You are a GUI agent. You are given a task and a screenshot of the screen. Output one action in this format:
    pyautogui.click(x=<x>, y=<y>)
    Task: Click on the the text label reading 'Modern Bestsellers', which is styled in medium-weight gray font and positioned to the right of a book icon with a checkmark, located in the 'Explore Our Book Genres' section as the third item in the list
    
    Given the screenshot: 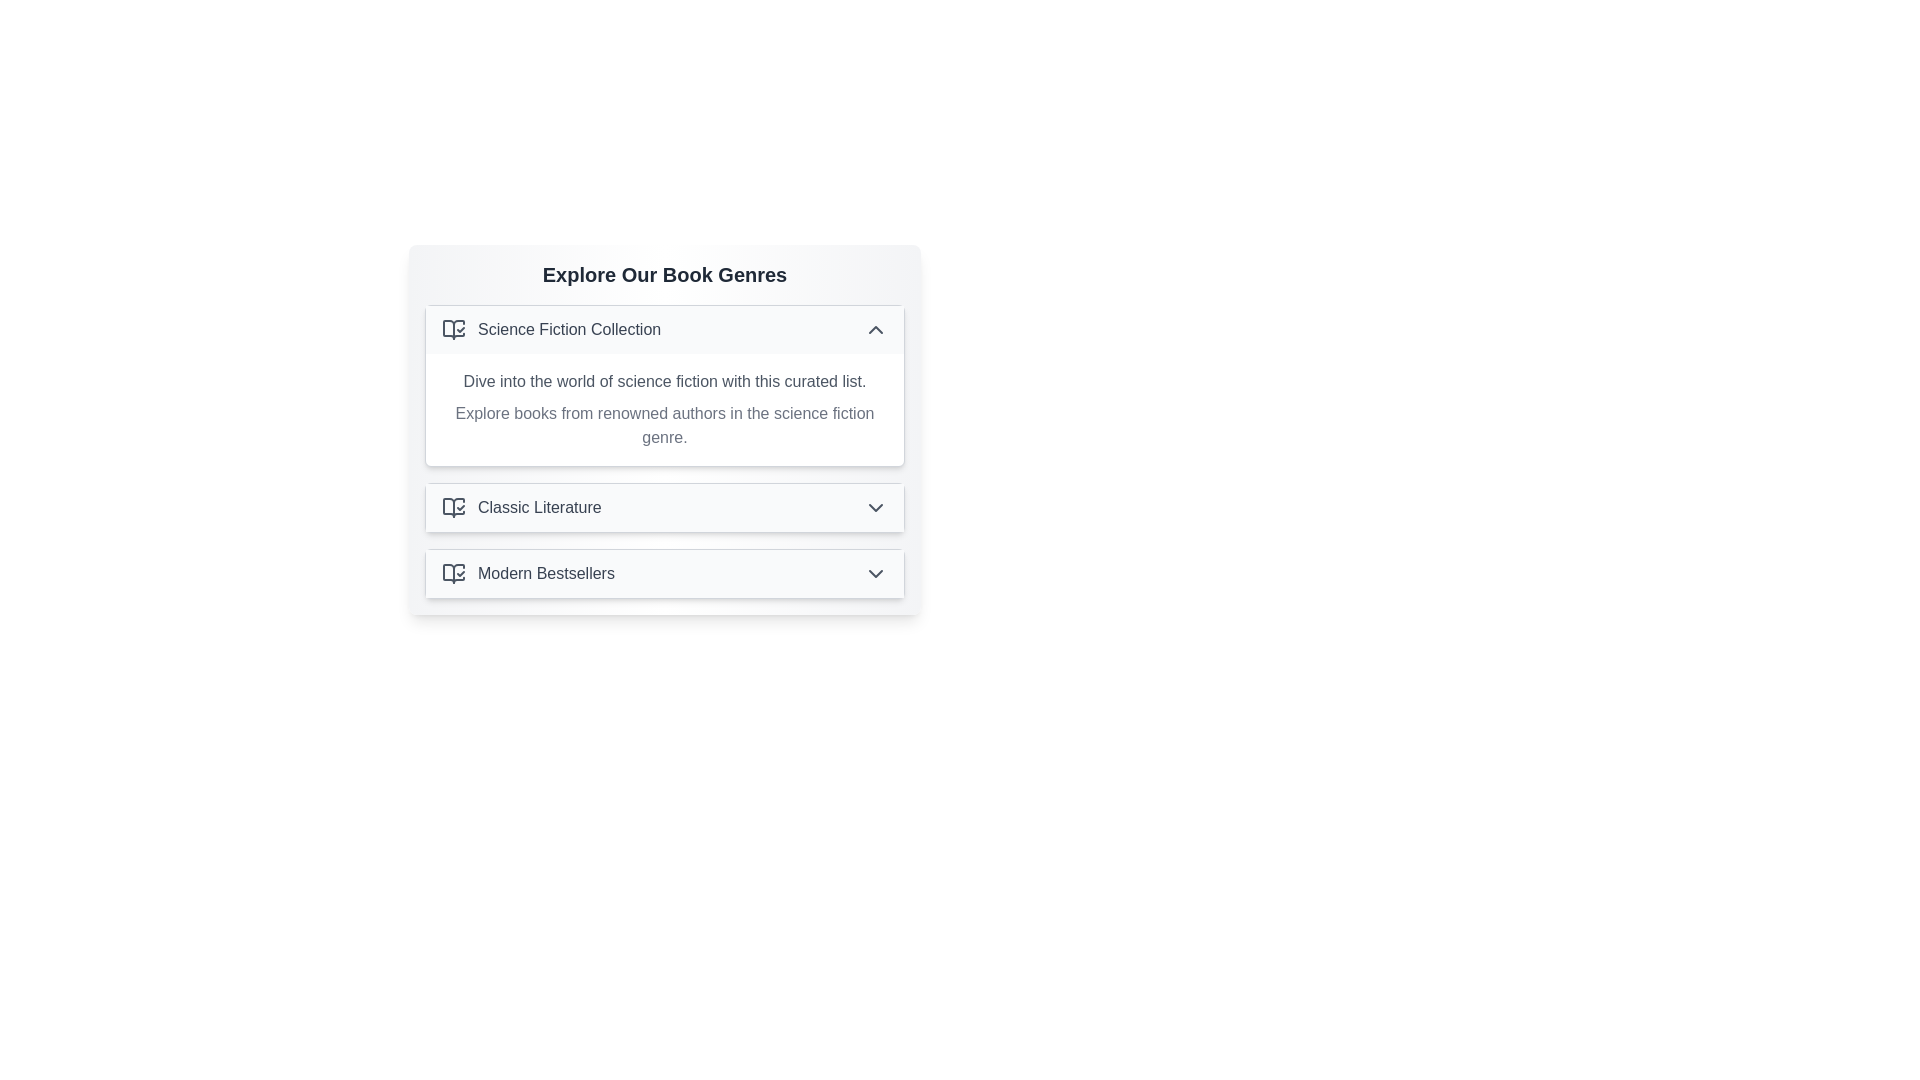 What is the action you would take?
    pyautogui.click(x=546, y=574)
    